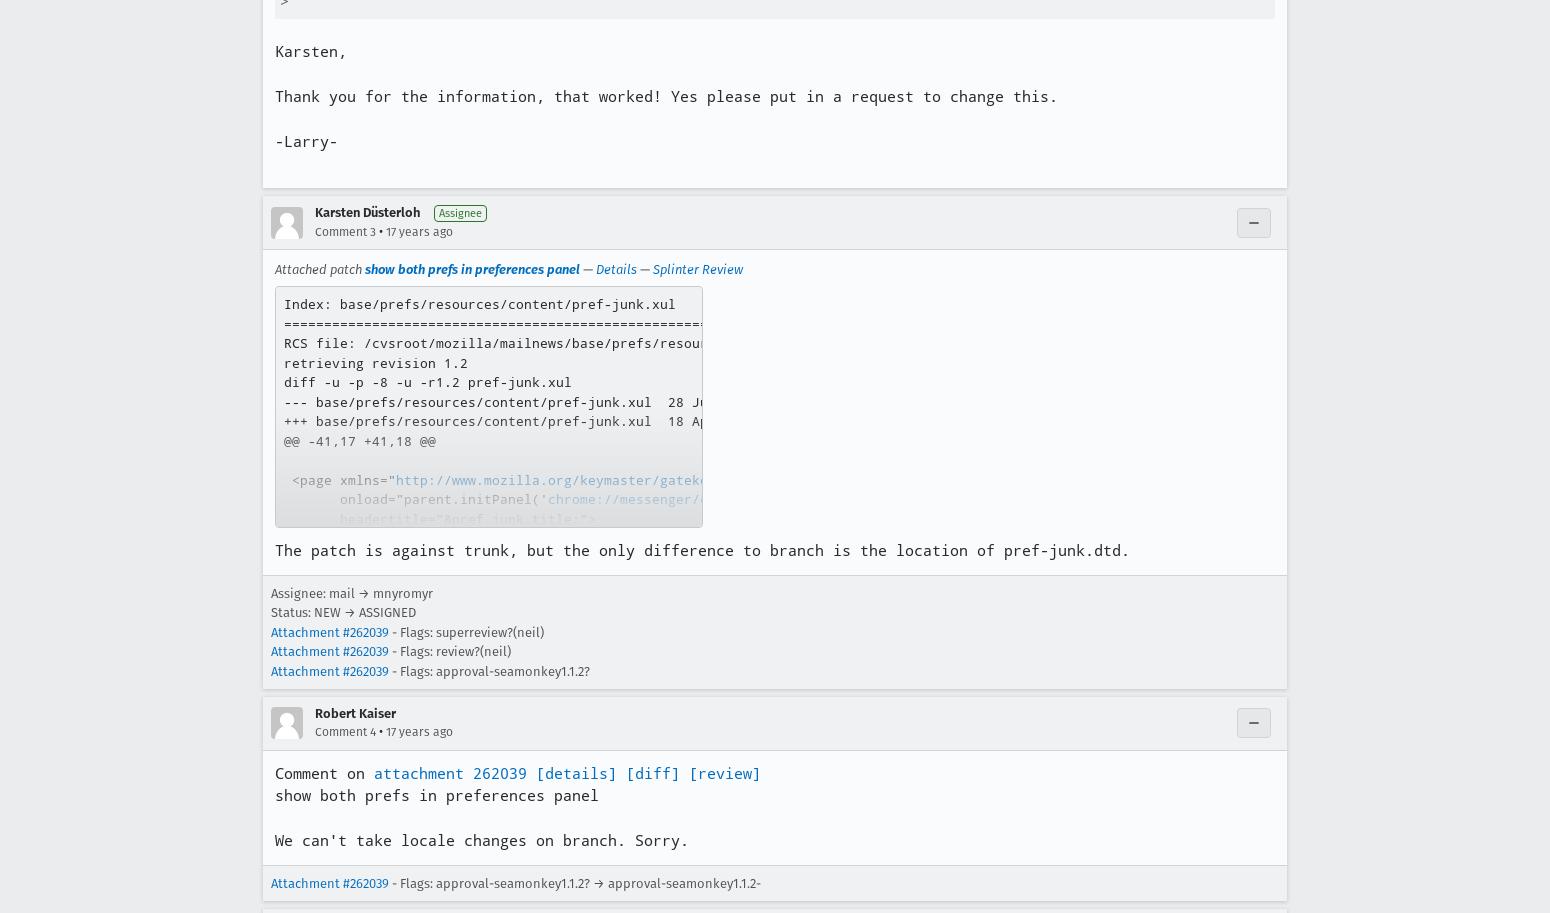 This screenshot has width=1550, height=913. Describe the element at coordinates (551, 616) in the screenshot. I see `'-                         "markAsReadOnSpam", "enableJunkLogging"];'` at that location.